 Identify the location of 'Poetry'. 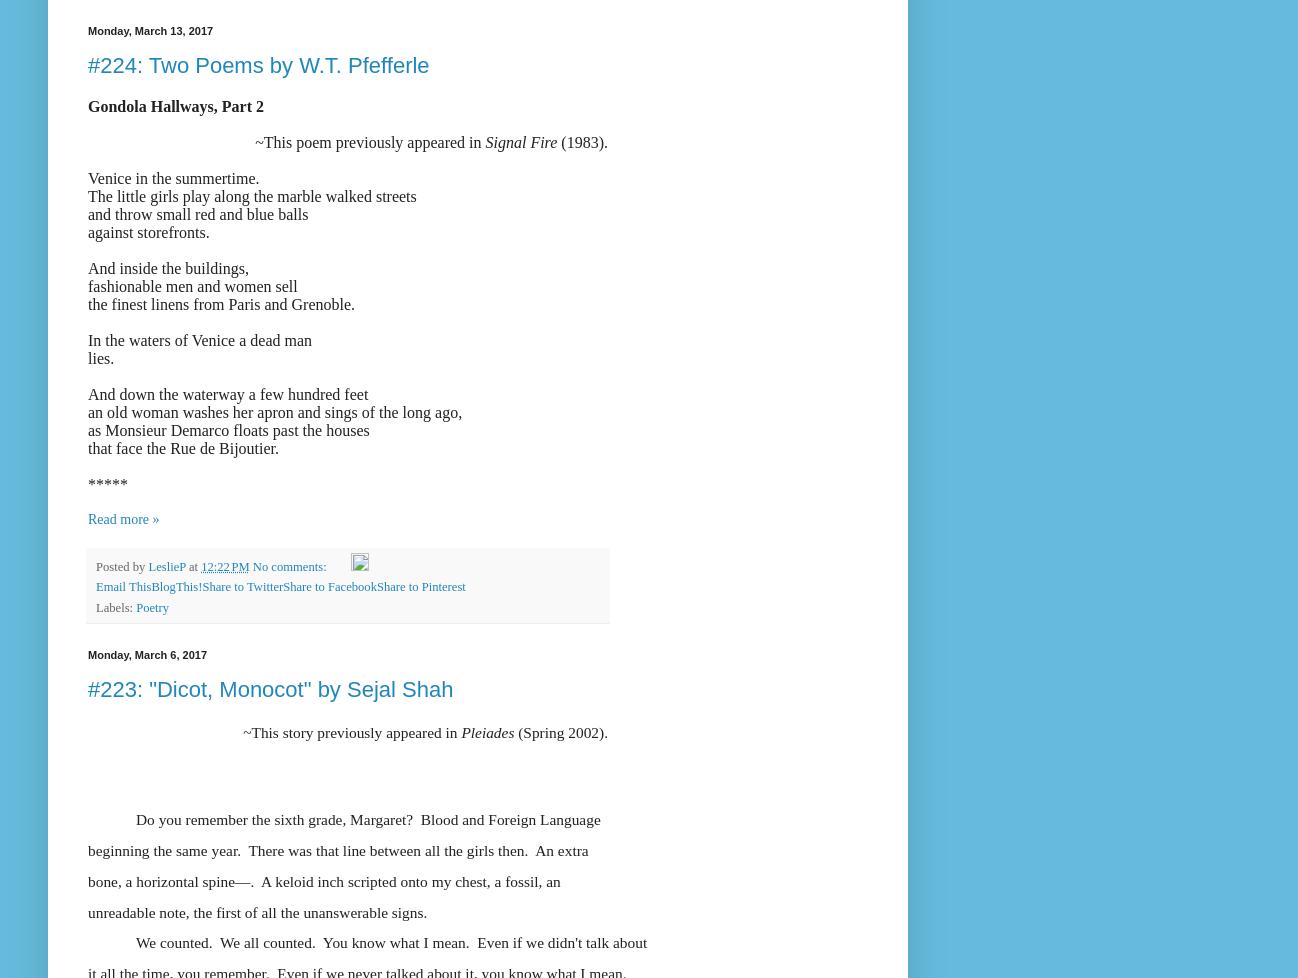
(151, 607).